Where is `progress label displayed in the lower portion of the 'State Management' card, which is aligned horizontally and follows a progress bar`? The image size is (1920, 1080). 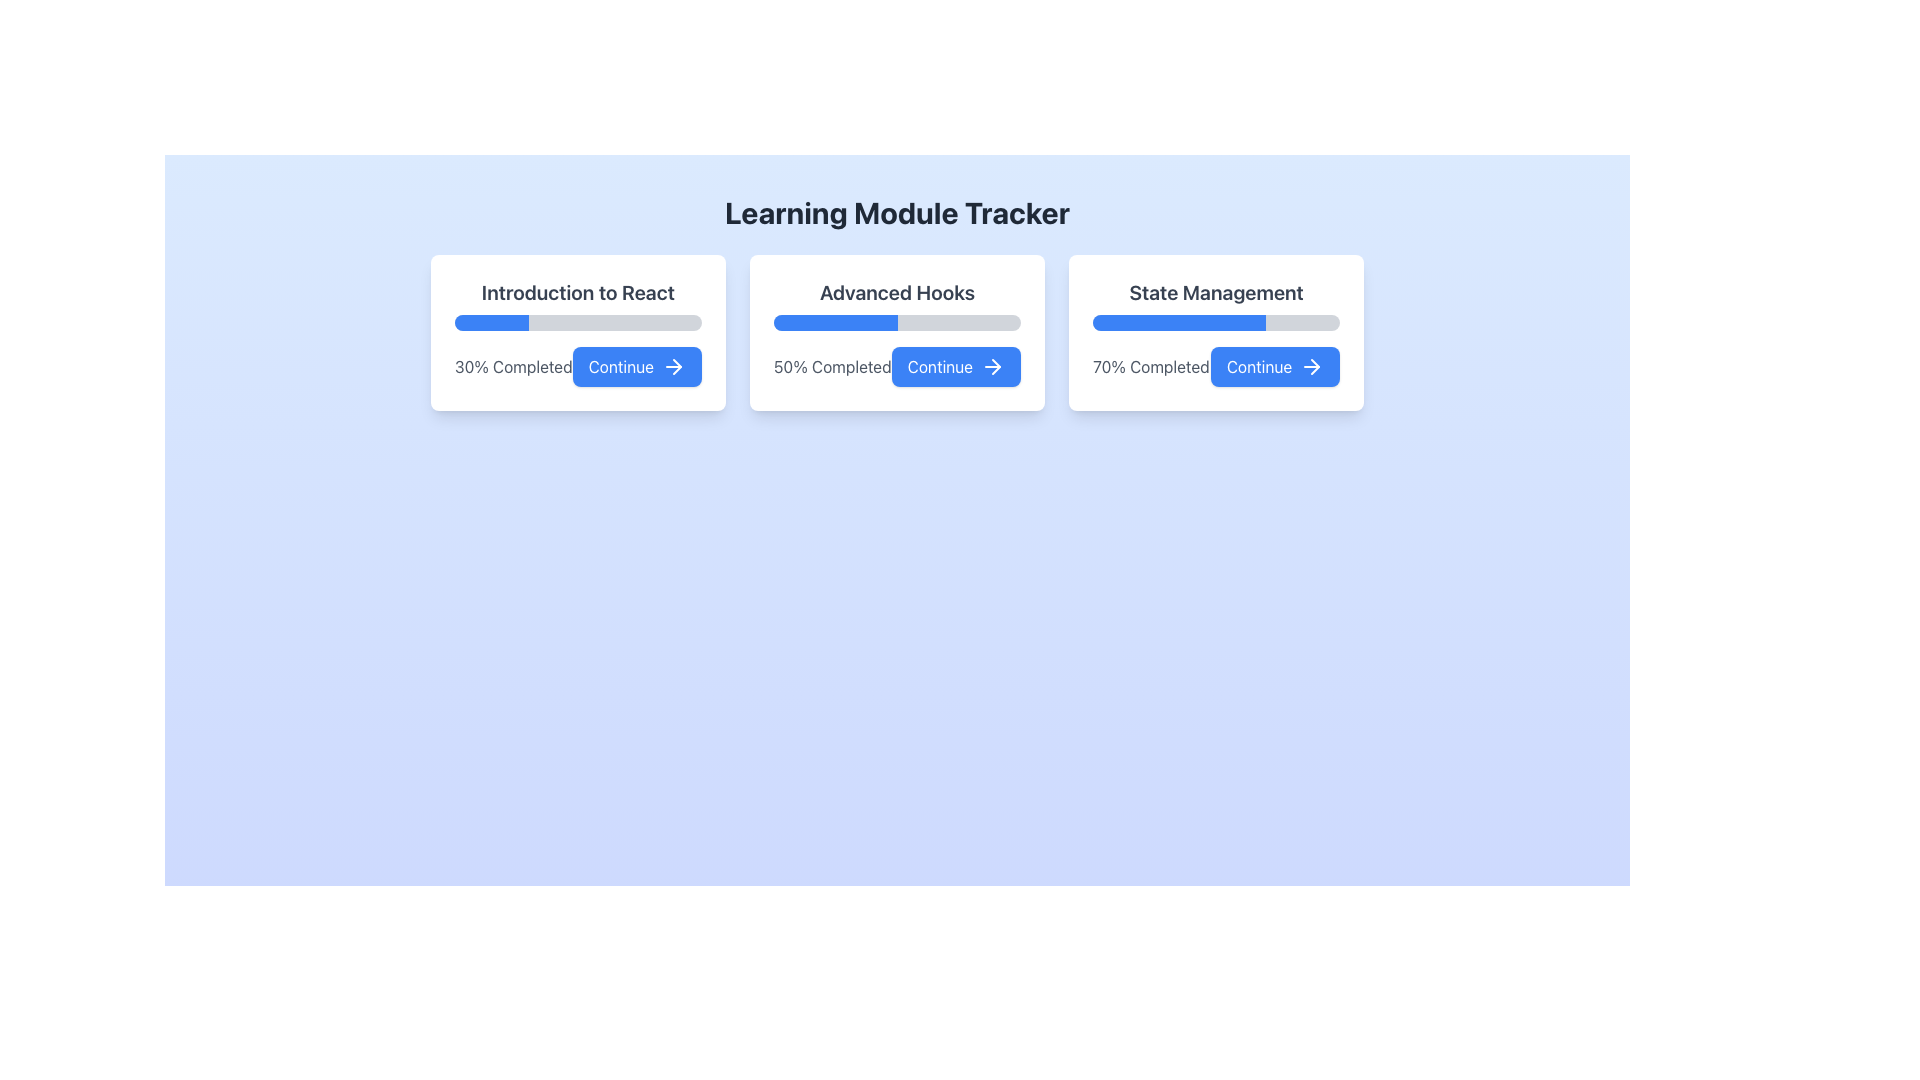 progress label displayed in the lower portion of the 'State Management' card, which is aligned horizontally and follows a progress bar is located at coordinates (1215, 366).